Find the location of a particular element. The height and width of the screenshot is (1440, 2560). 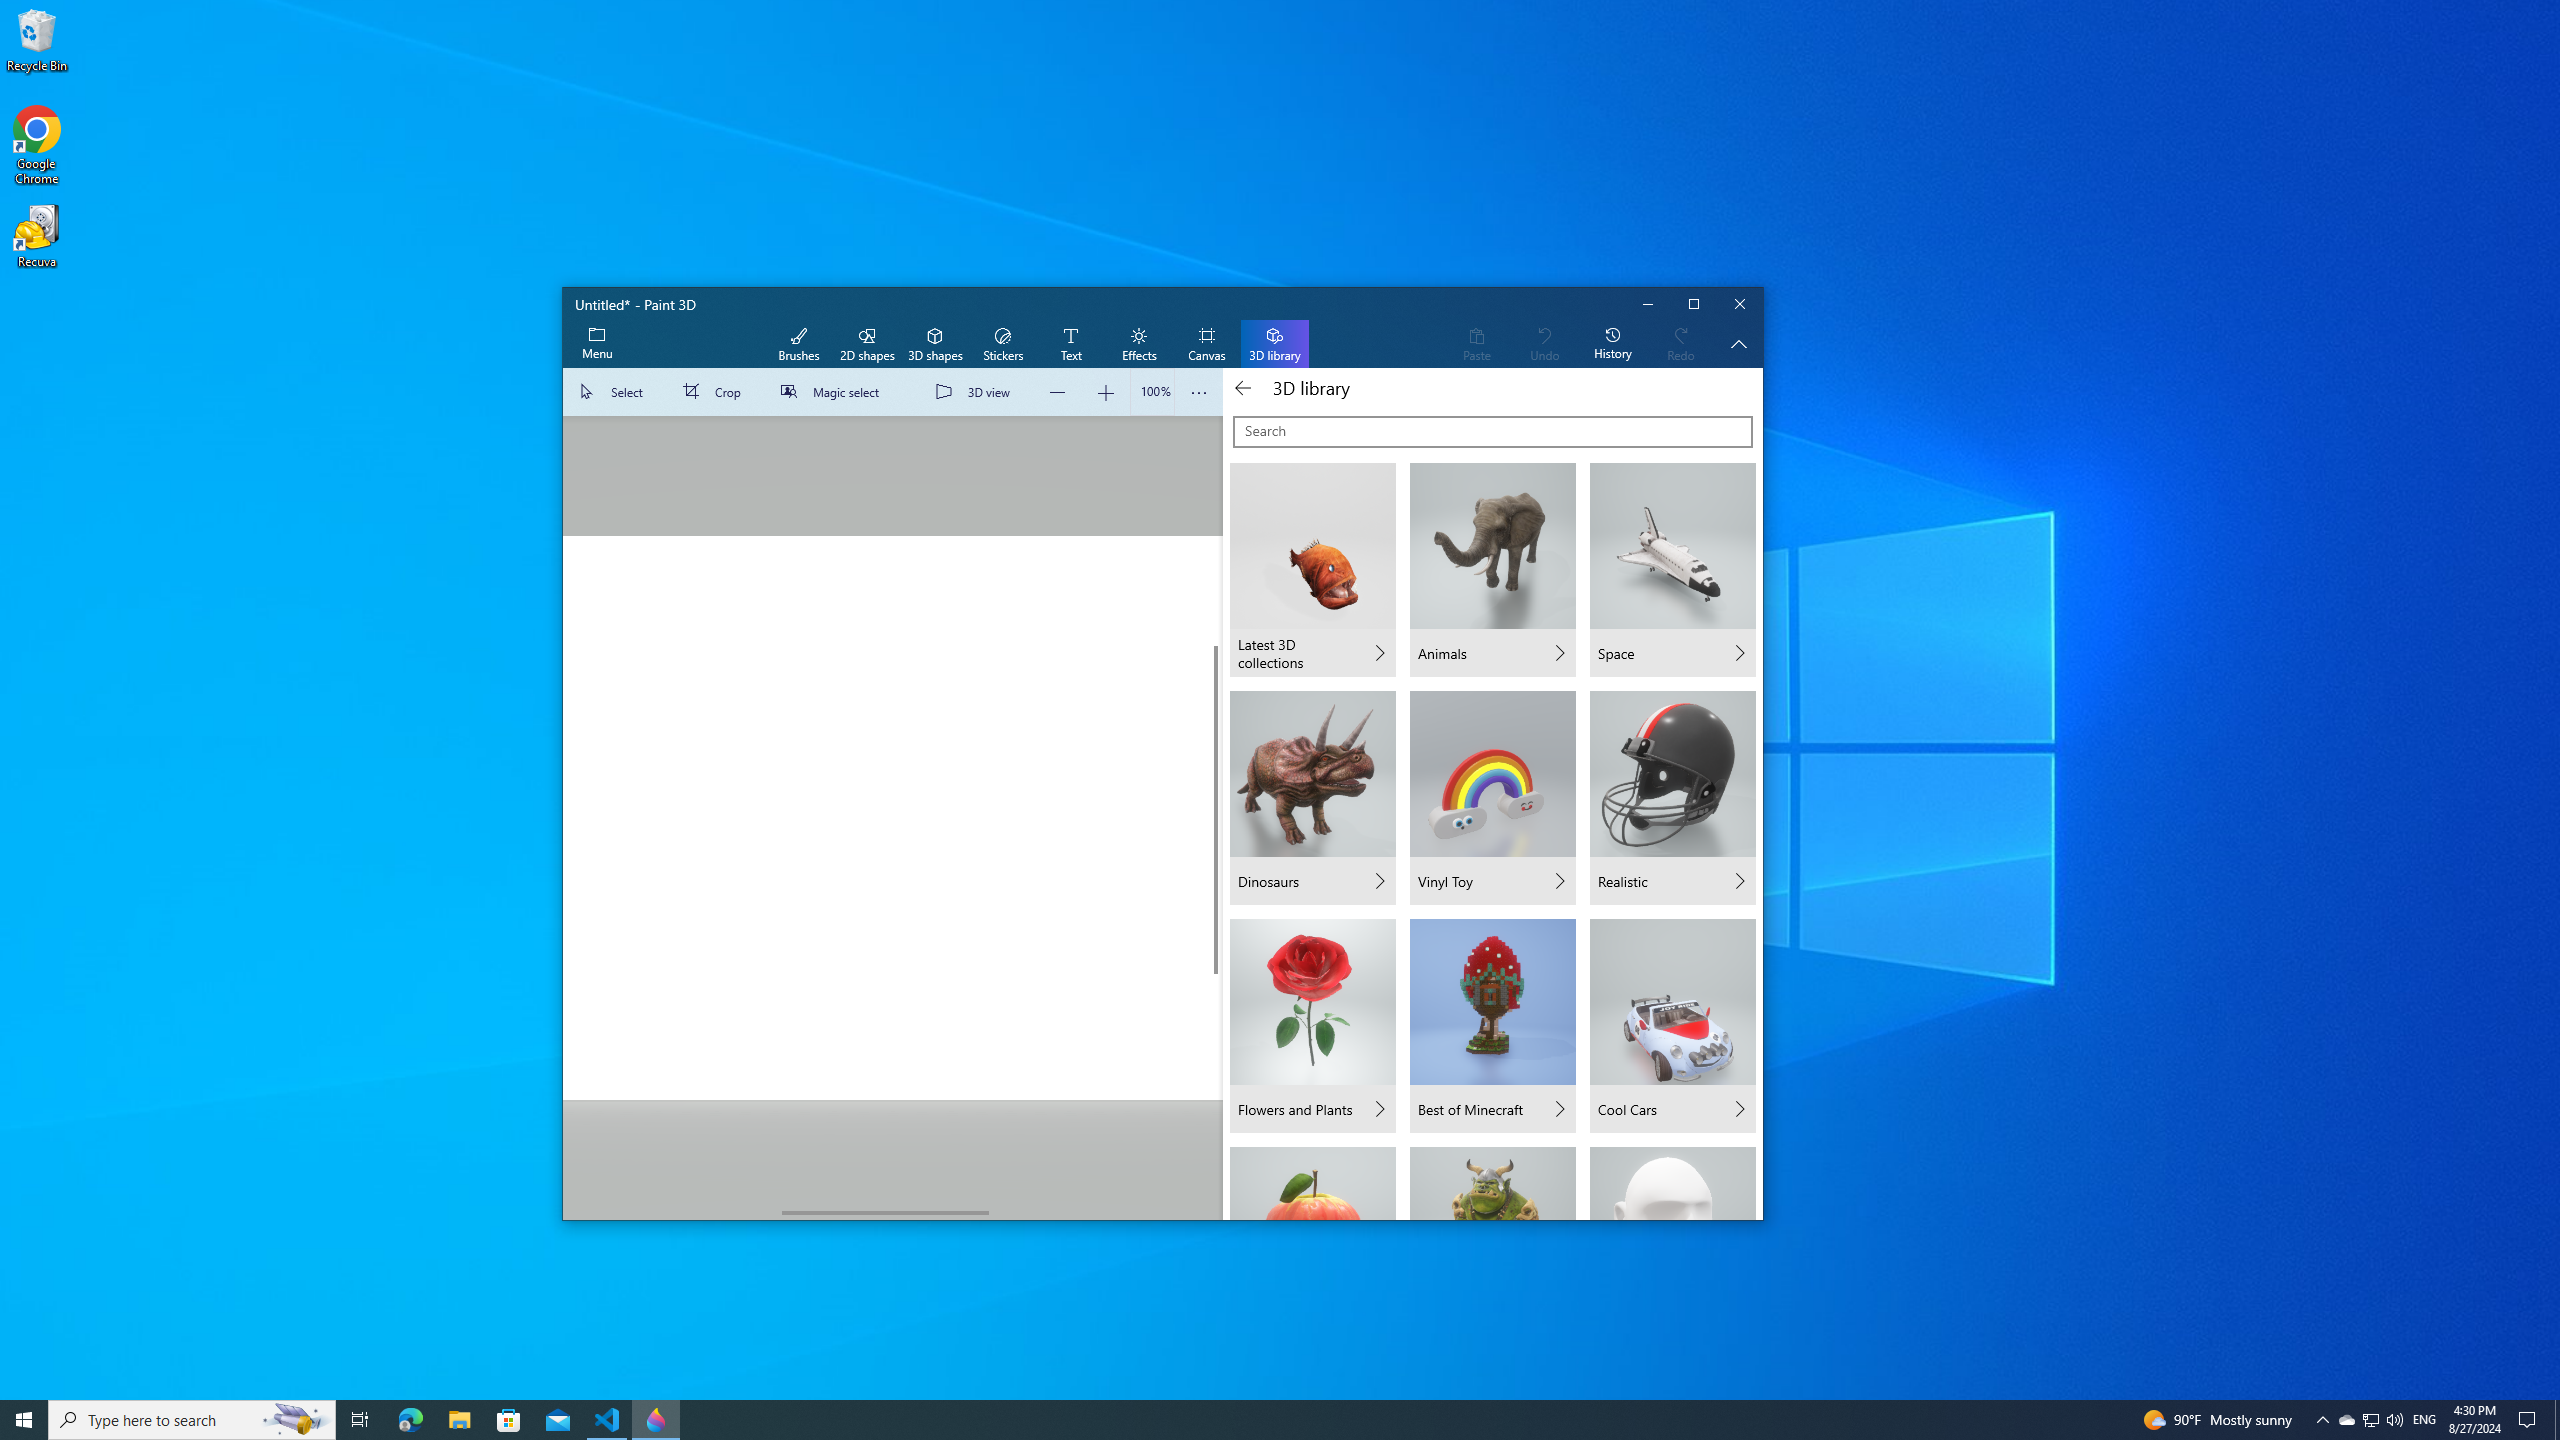

'Animals' is located at coordinates (1491, 570).